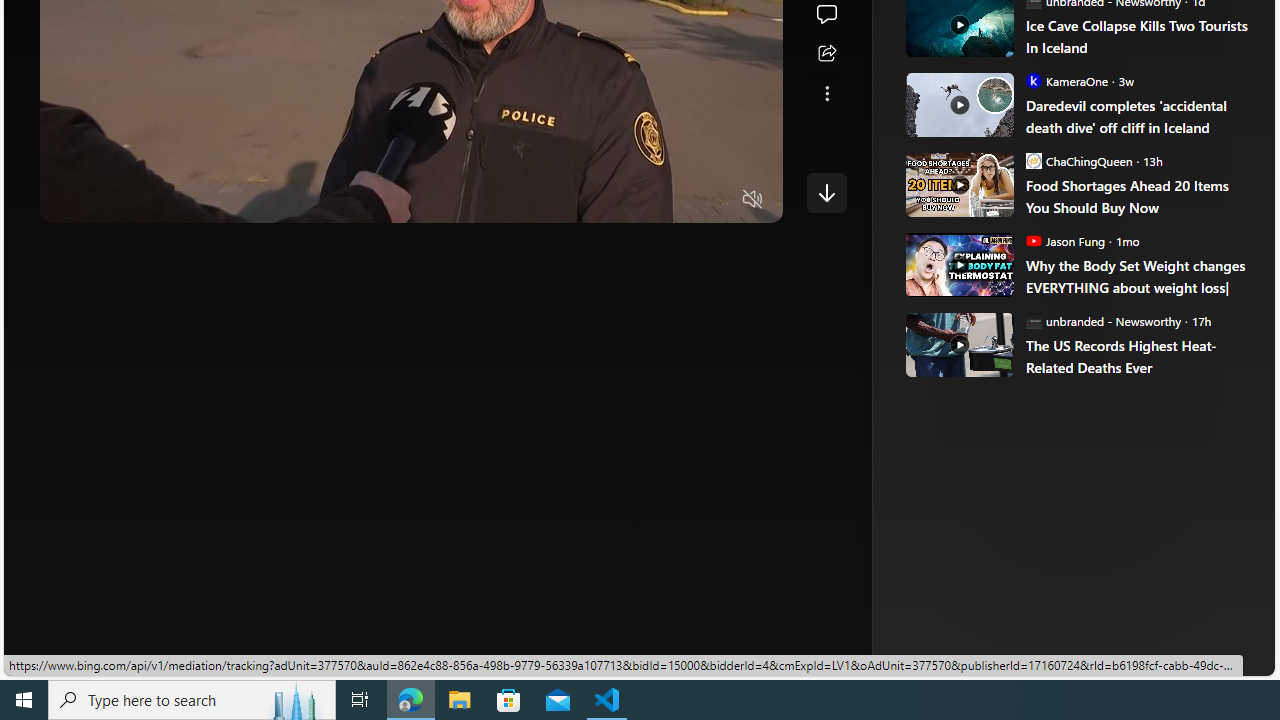 The height and width of the screenshot is (720, 1280). What do you see at coordinates (1136, 355) in the screenshot?
I see `'The US Records Highest Heat-Related Deaths Ever'` at bounding box center [1136, 355].